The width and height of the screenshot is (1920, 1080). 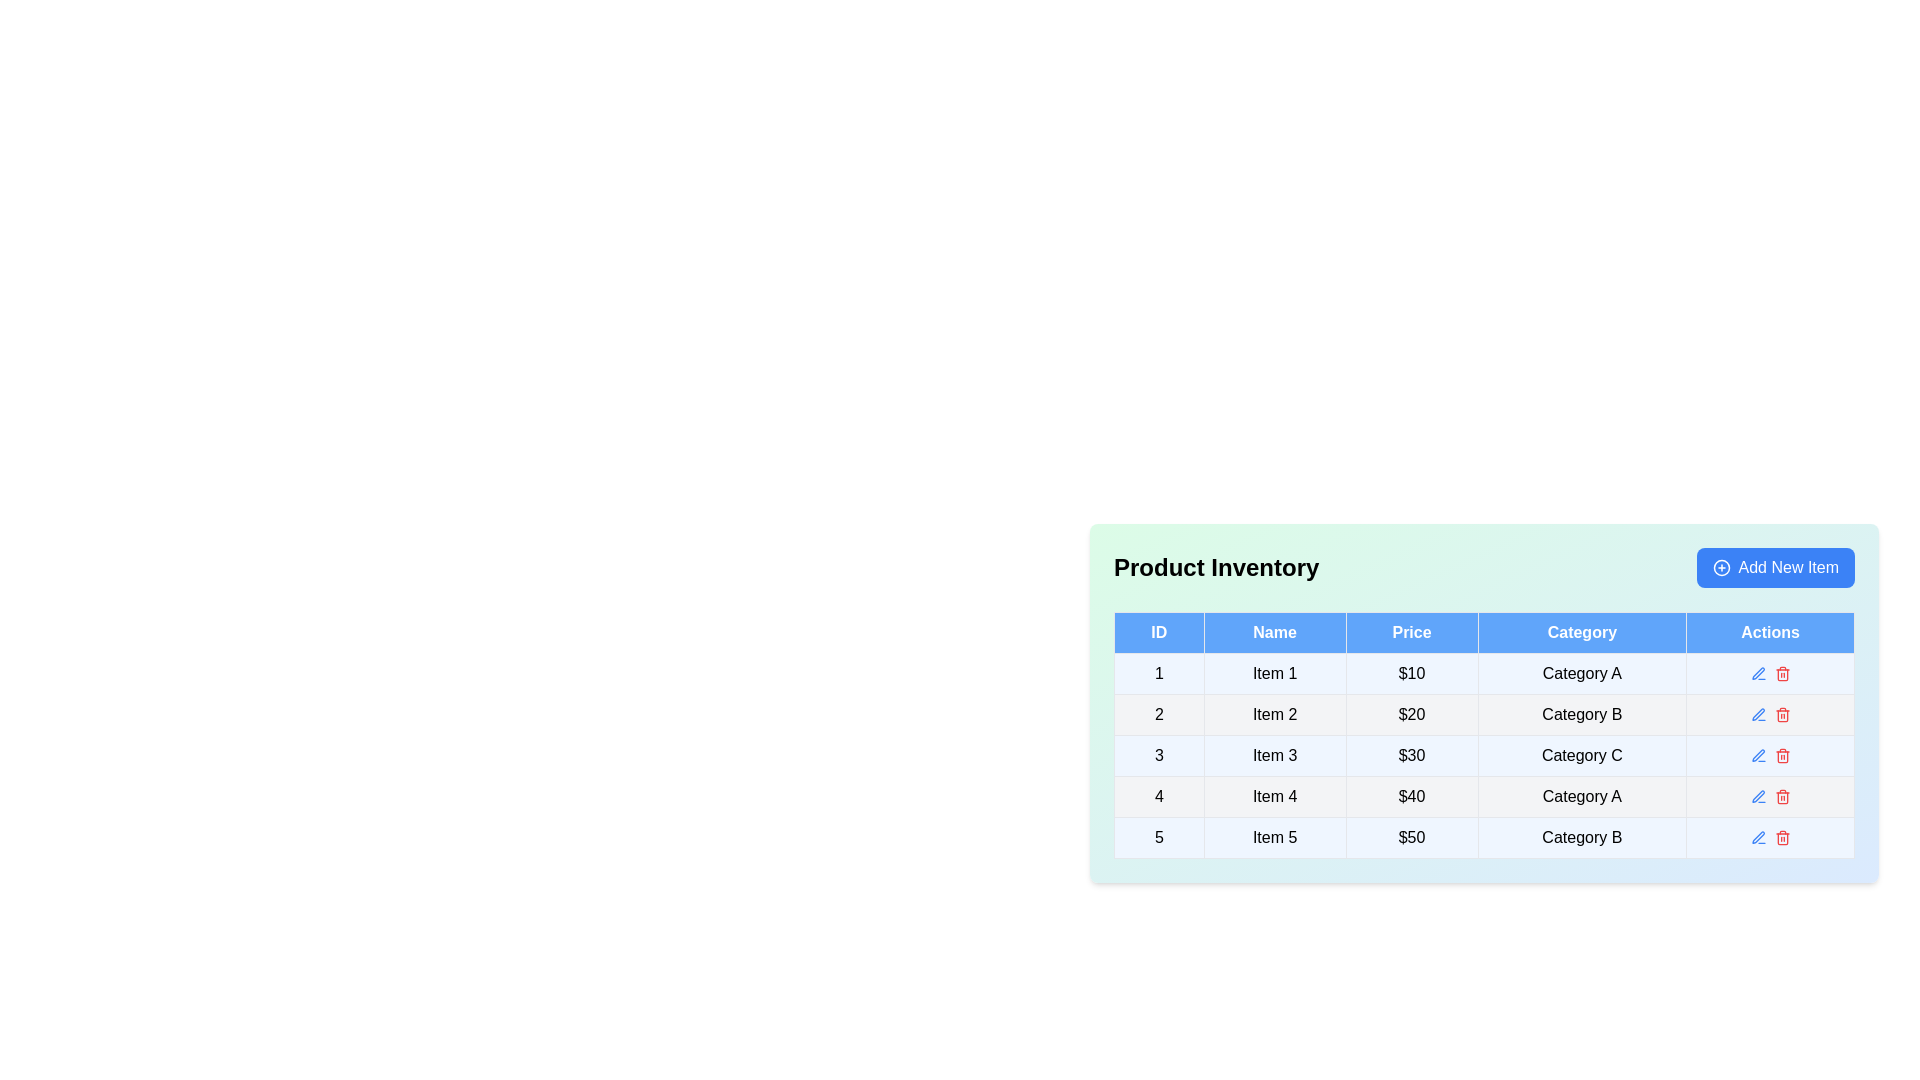 What do you see at coordinates (1274, 756) in the screenshot?
I see `the Text label in the second column of the third row in the table, which displays the product name and is located between '3' and '$30'` at bounding box center [1274, 756].